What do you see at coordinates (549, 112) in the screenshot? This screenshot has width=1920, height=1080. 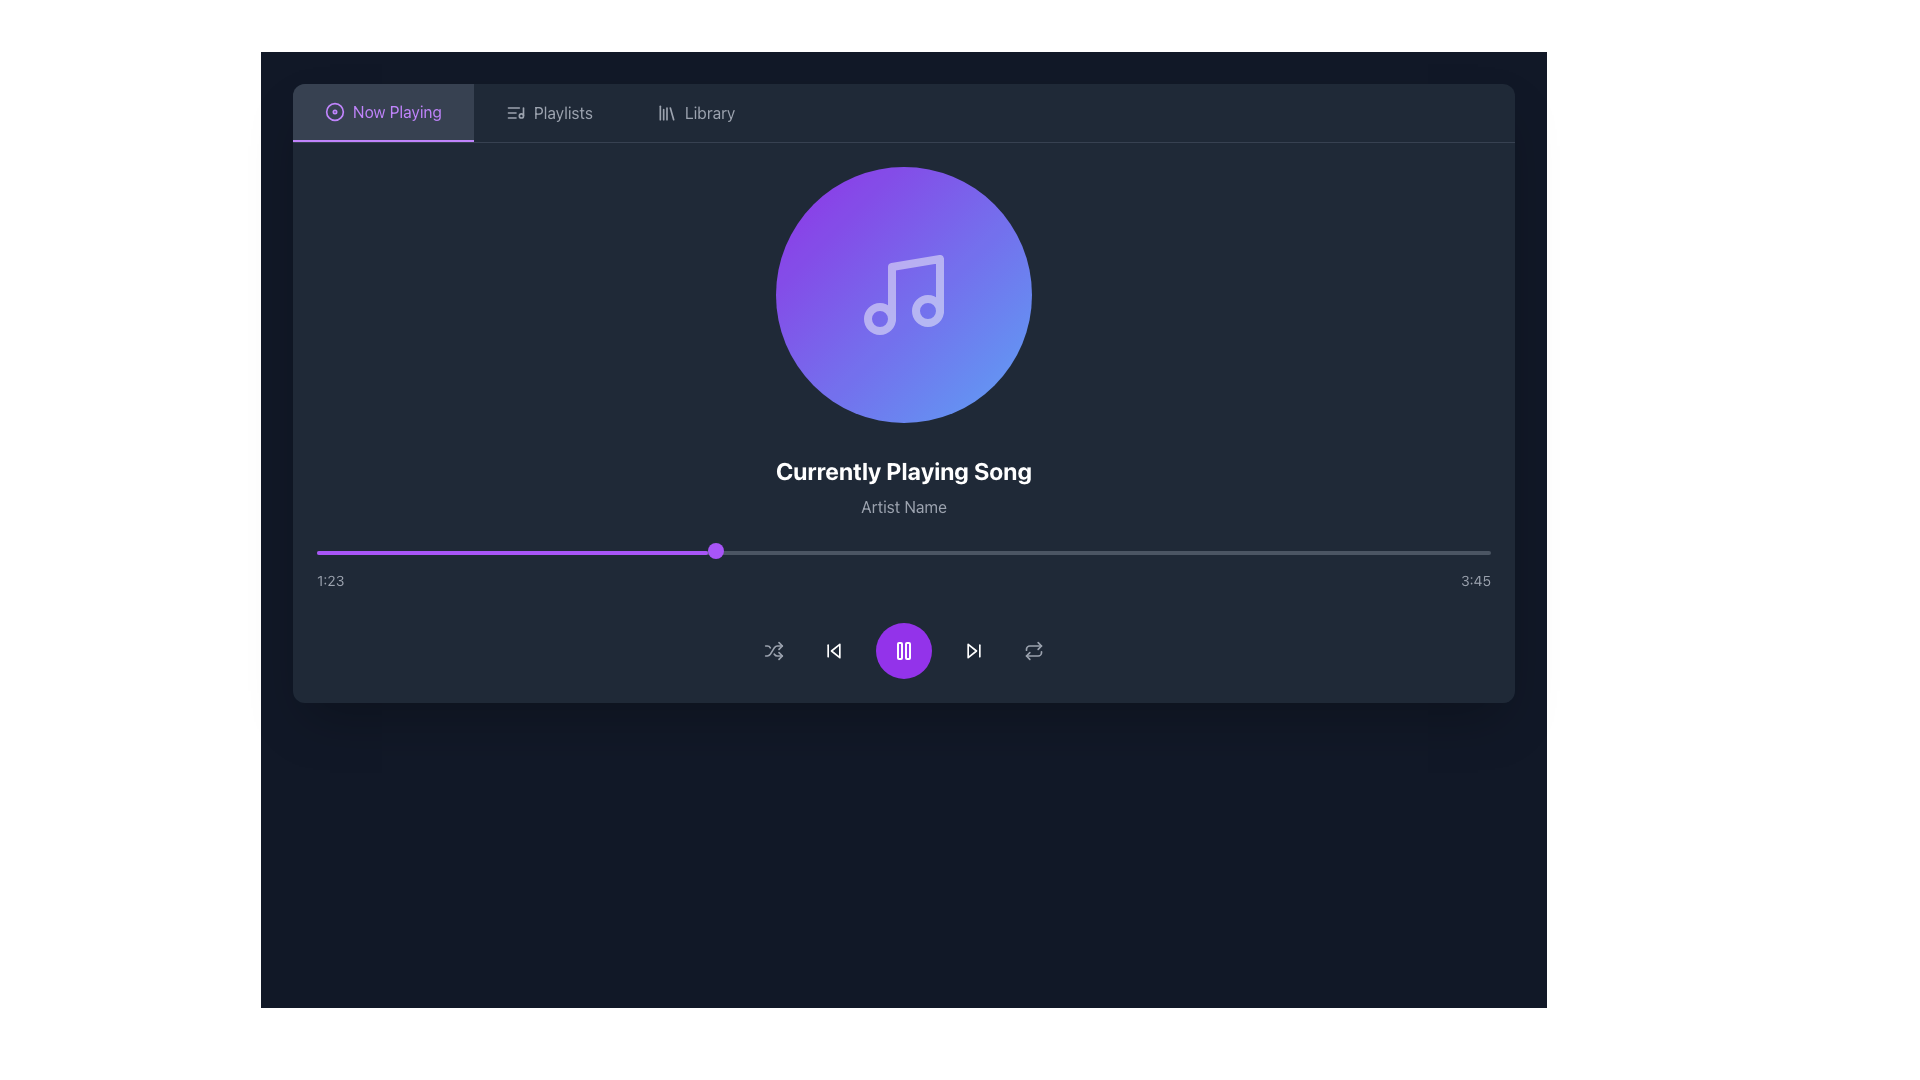 I see `the 'Playlists' button in the navigation bar` at bounding box center [549, 112].